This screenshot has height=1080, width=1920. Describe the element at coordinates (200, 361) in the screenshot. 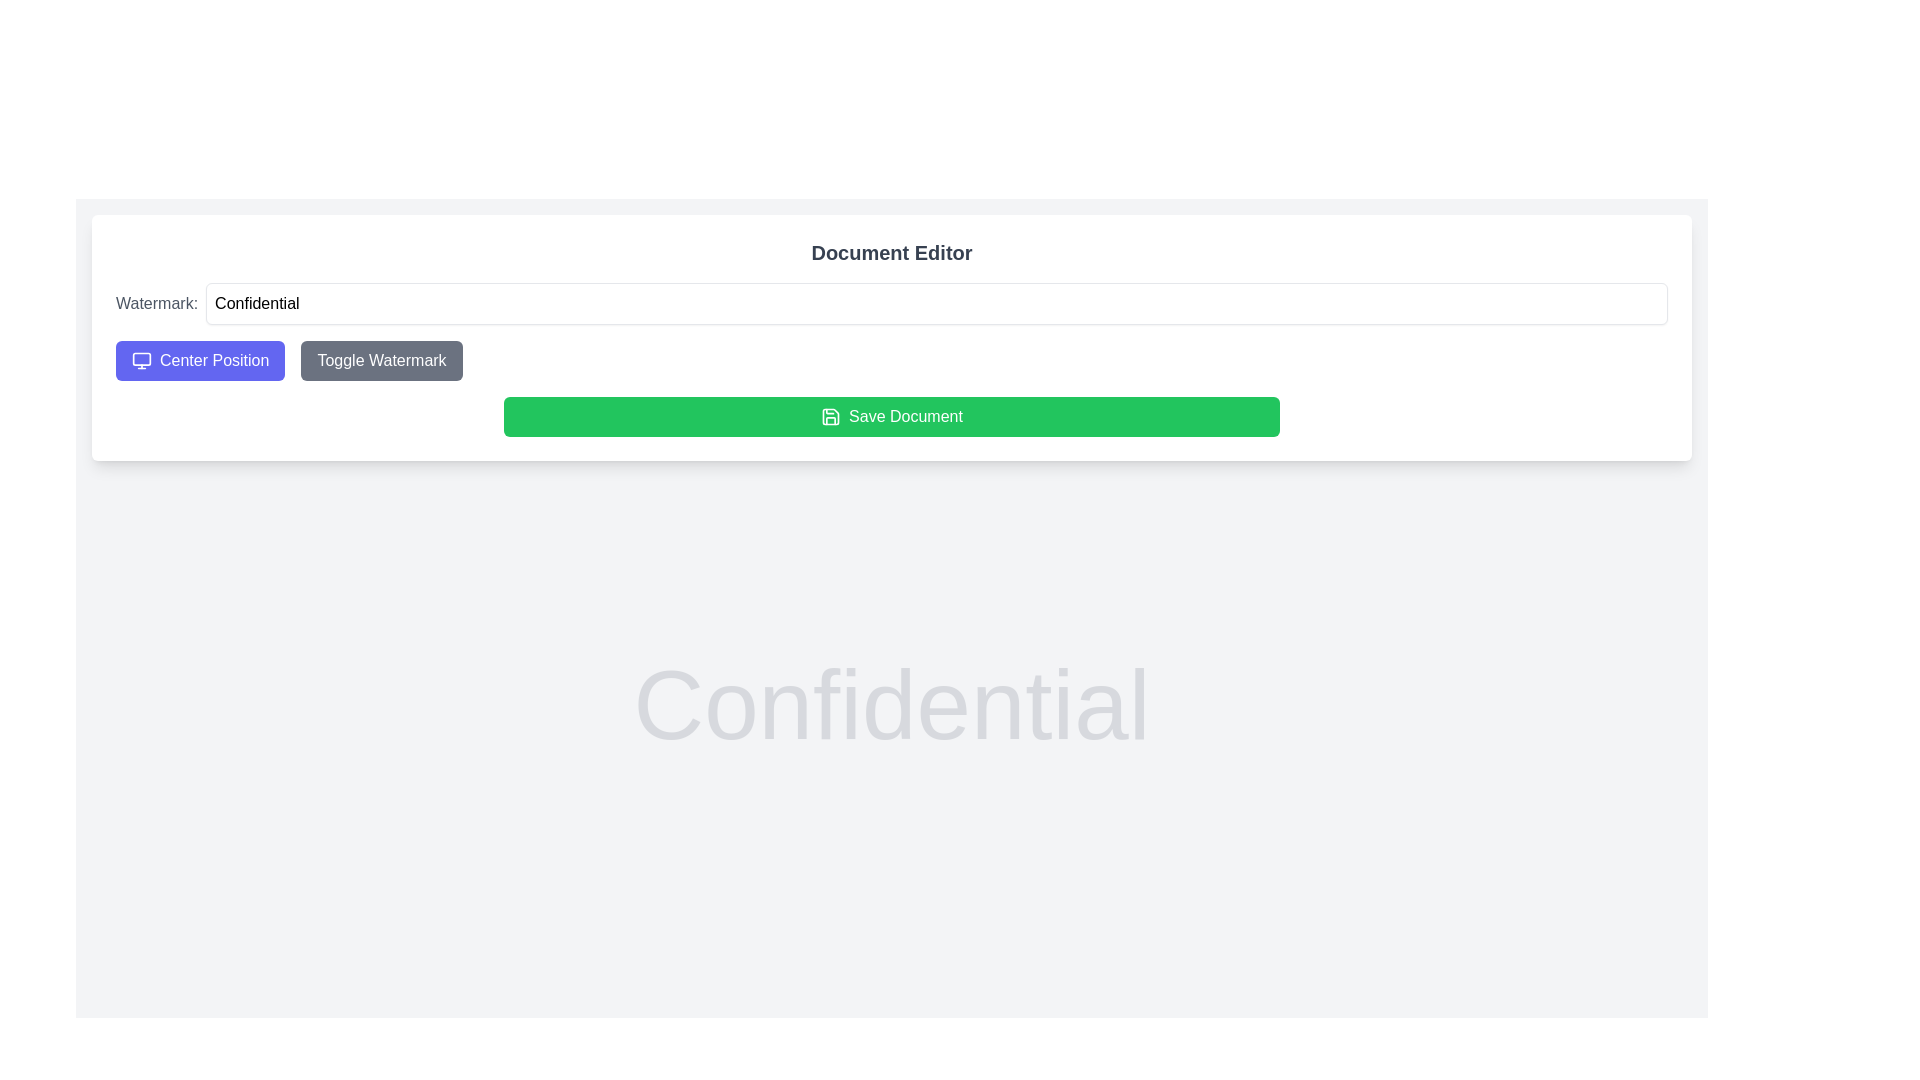

I see `the interactive button located below the watermark label to adjust or center the watermark's position` at that location.